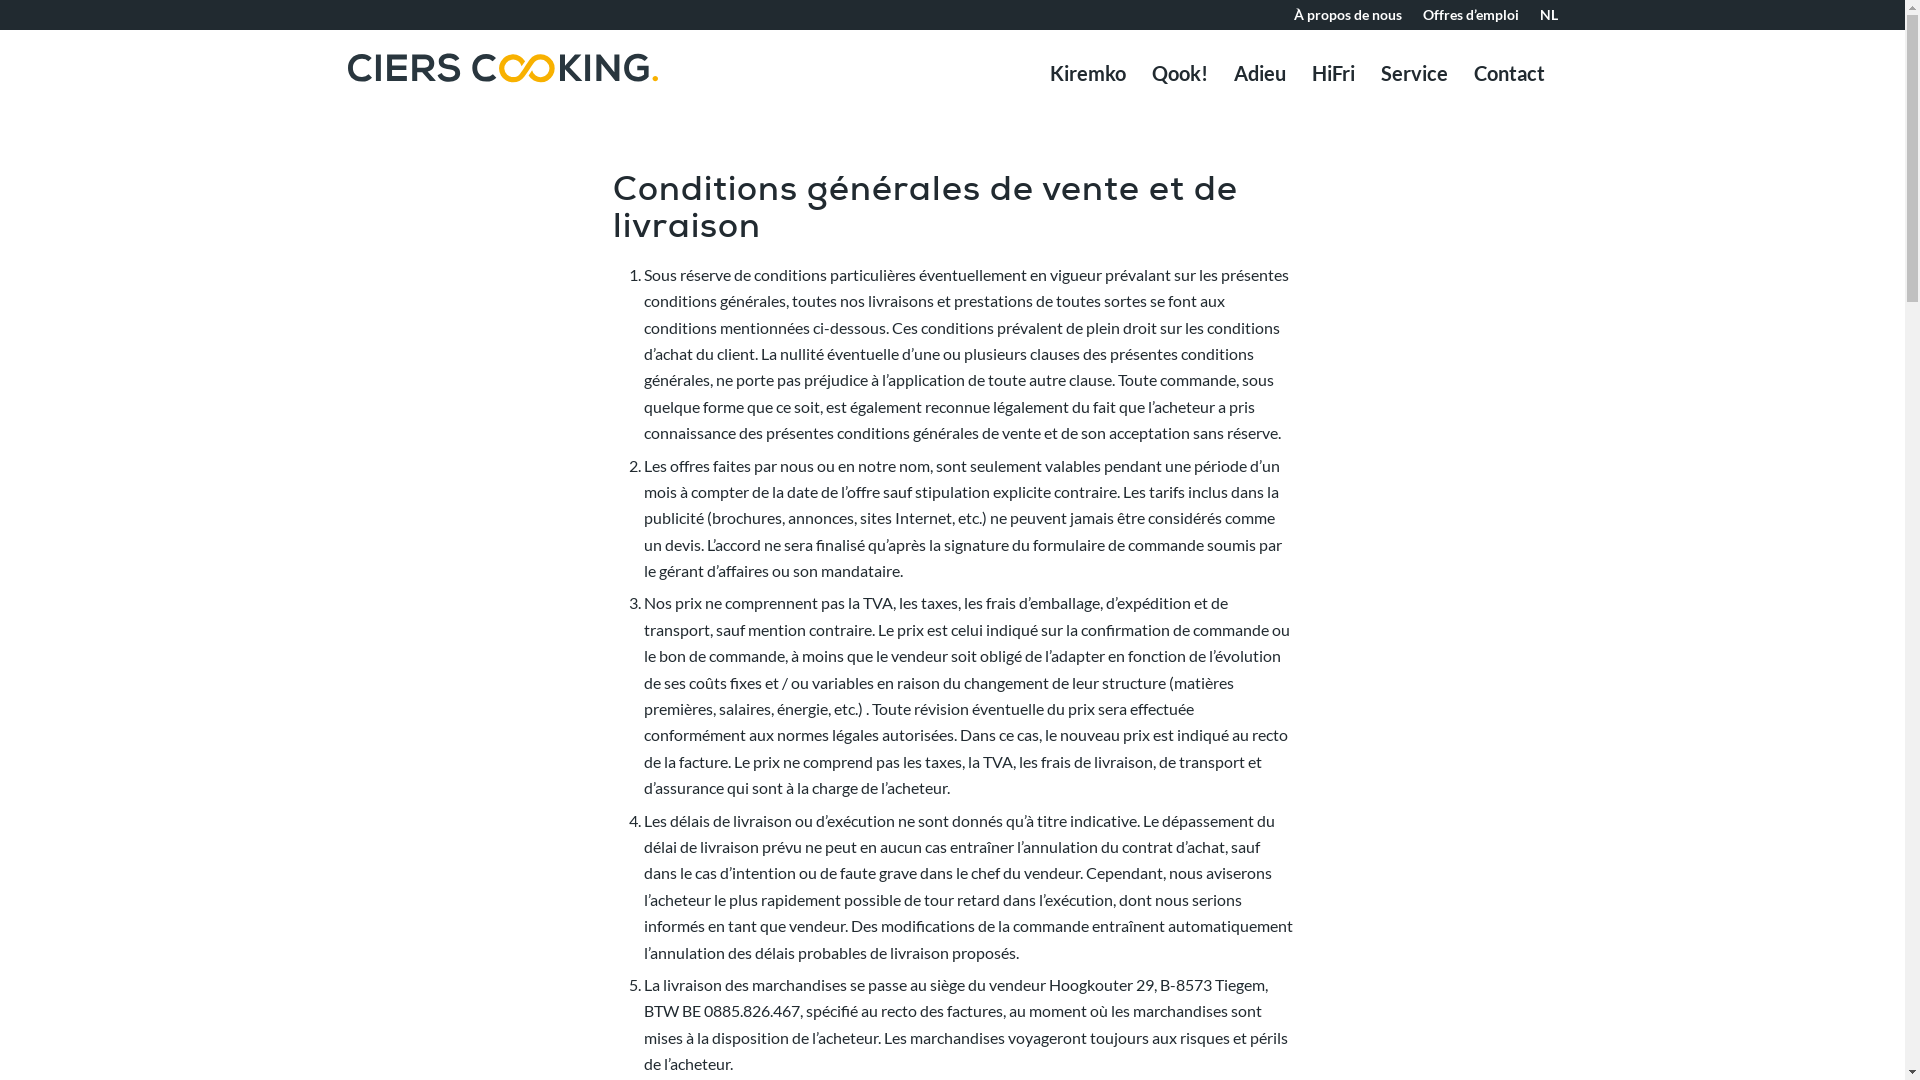  What do you see at coordinates (1508, 72) in the screenshot?
I see `'Contact'` at bounding box center [1508, 72].